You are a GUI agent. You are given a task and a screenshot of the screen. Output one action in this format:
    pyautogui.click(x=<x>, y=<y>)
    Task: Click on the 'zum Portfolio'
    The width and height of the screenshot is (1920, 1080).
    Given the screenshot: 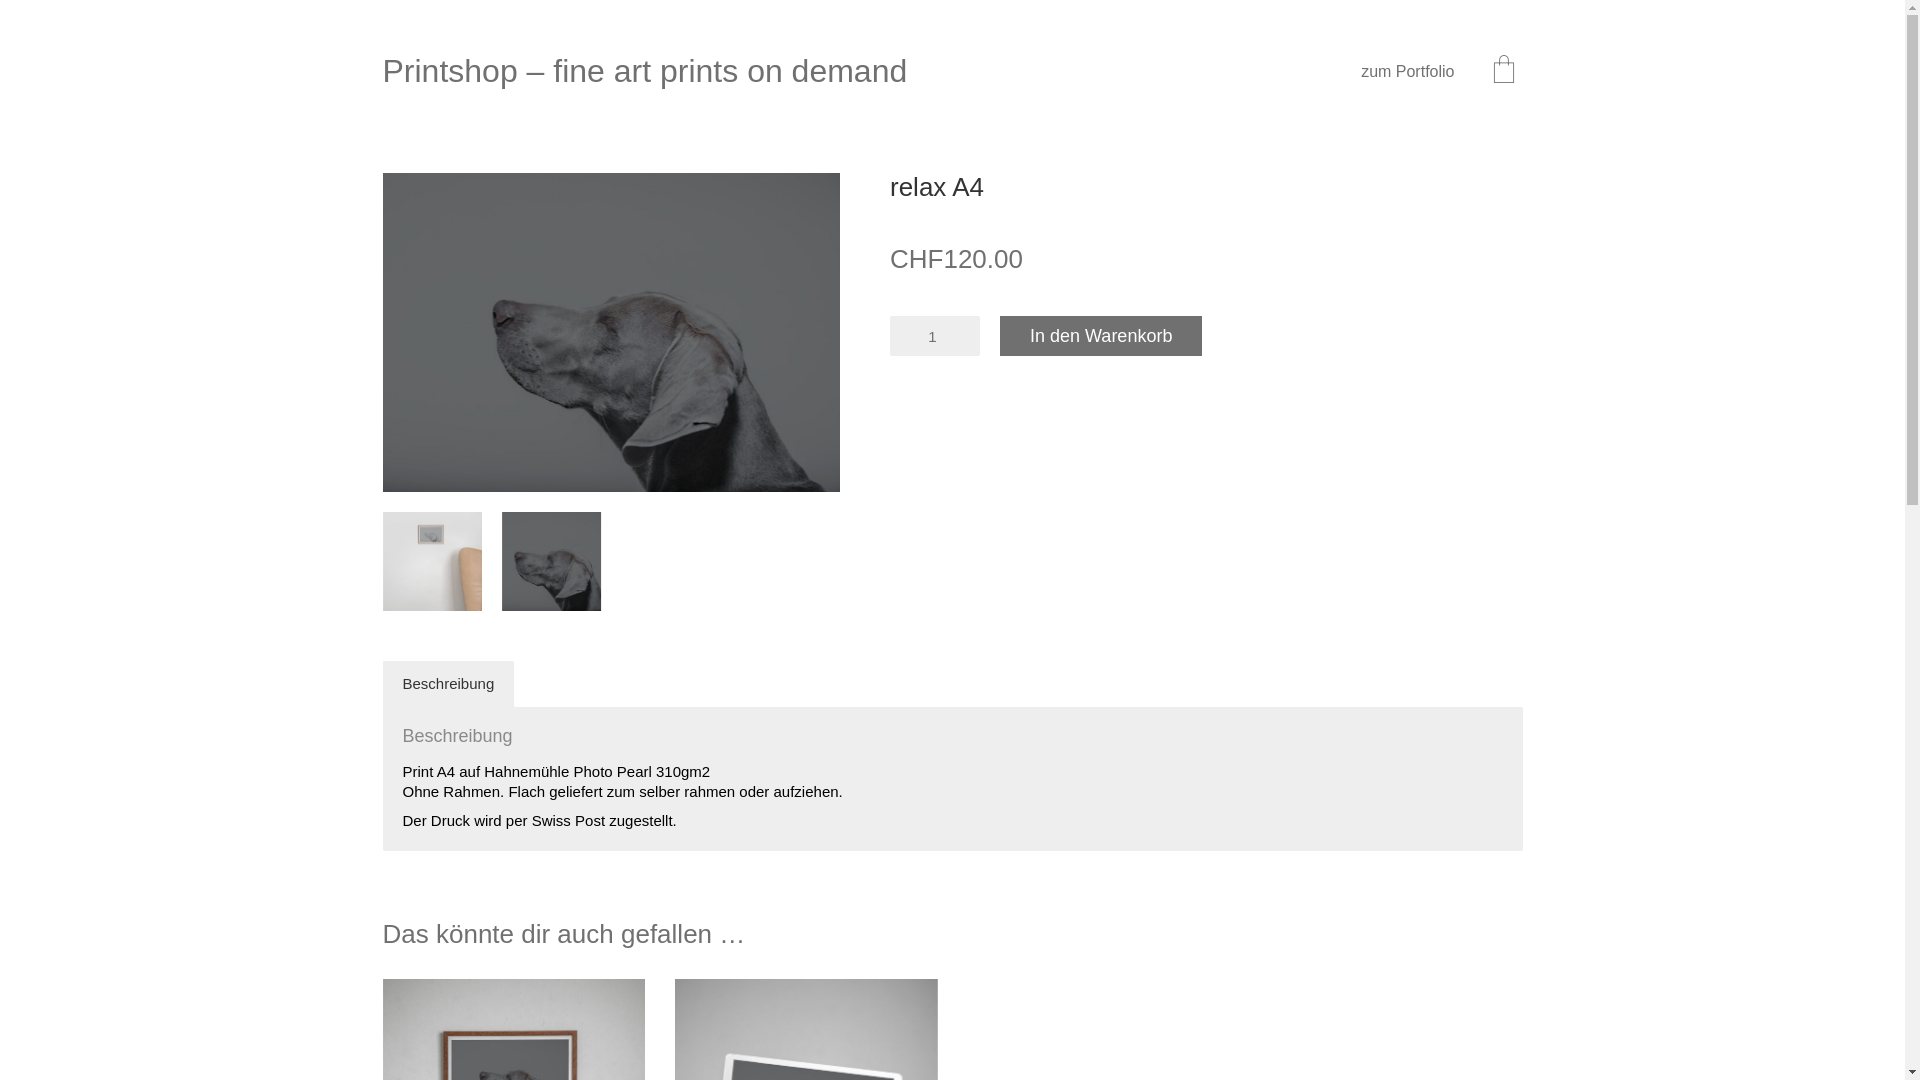 What is the action you would take?
    pyautogui.click(x=1406, y=70)
    